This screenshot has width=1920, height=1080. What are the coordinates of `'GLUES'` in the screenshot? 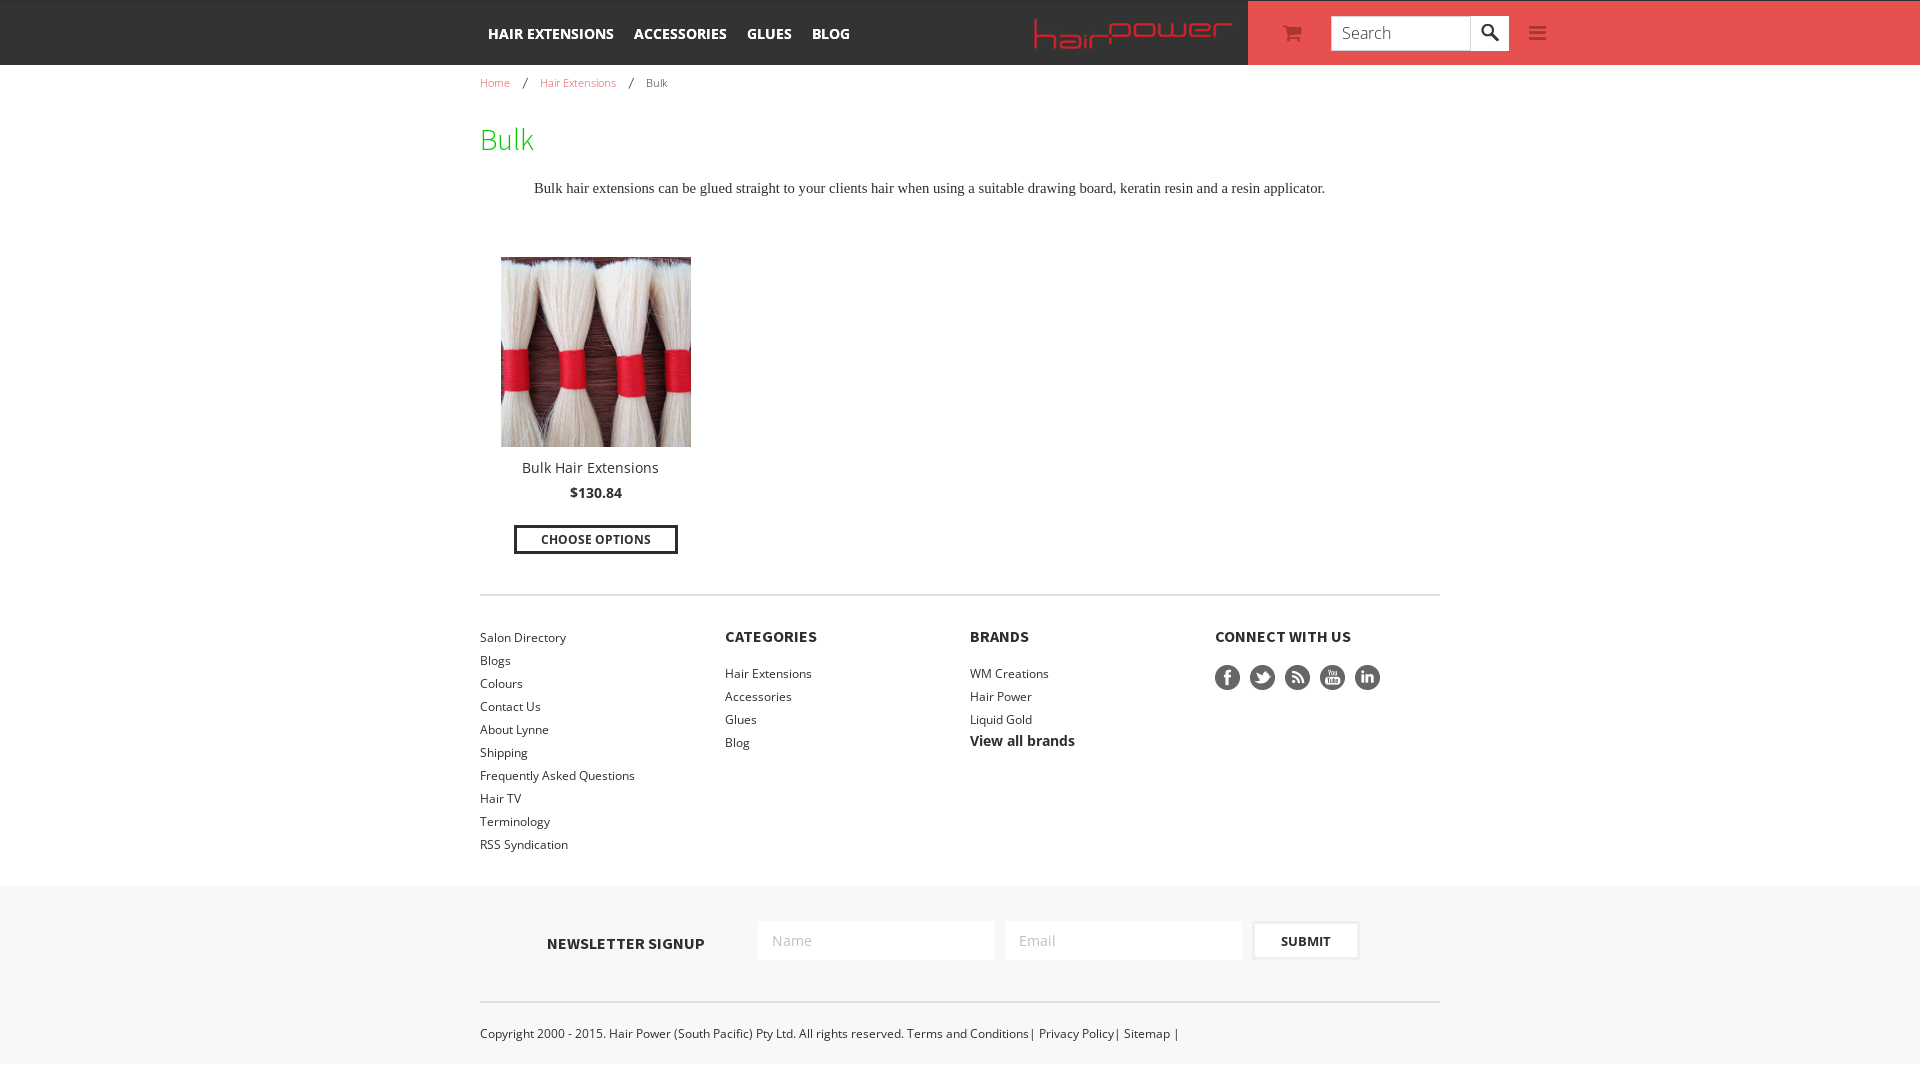 It's located at (768, 32).